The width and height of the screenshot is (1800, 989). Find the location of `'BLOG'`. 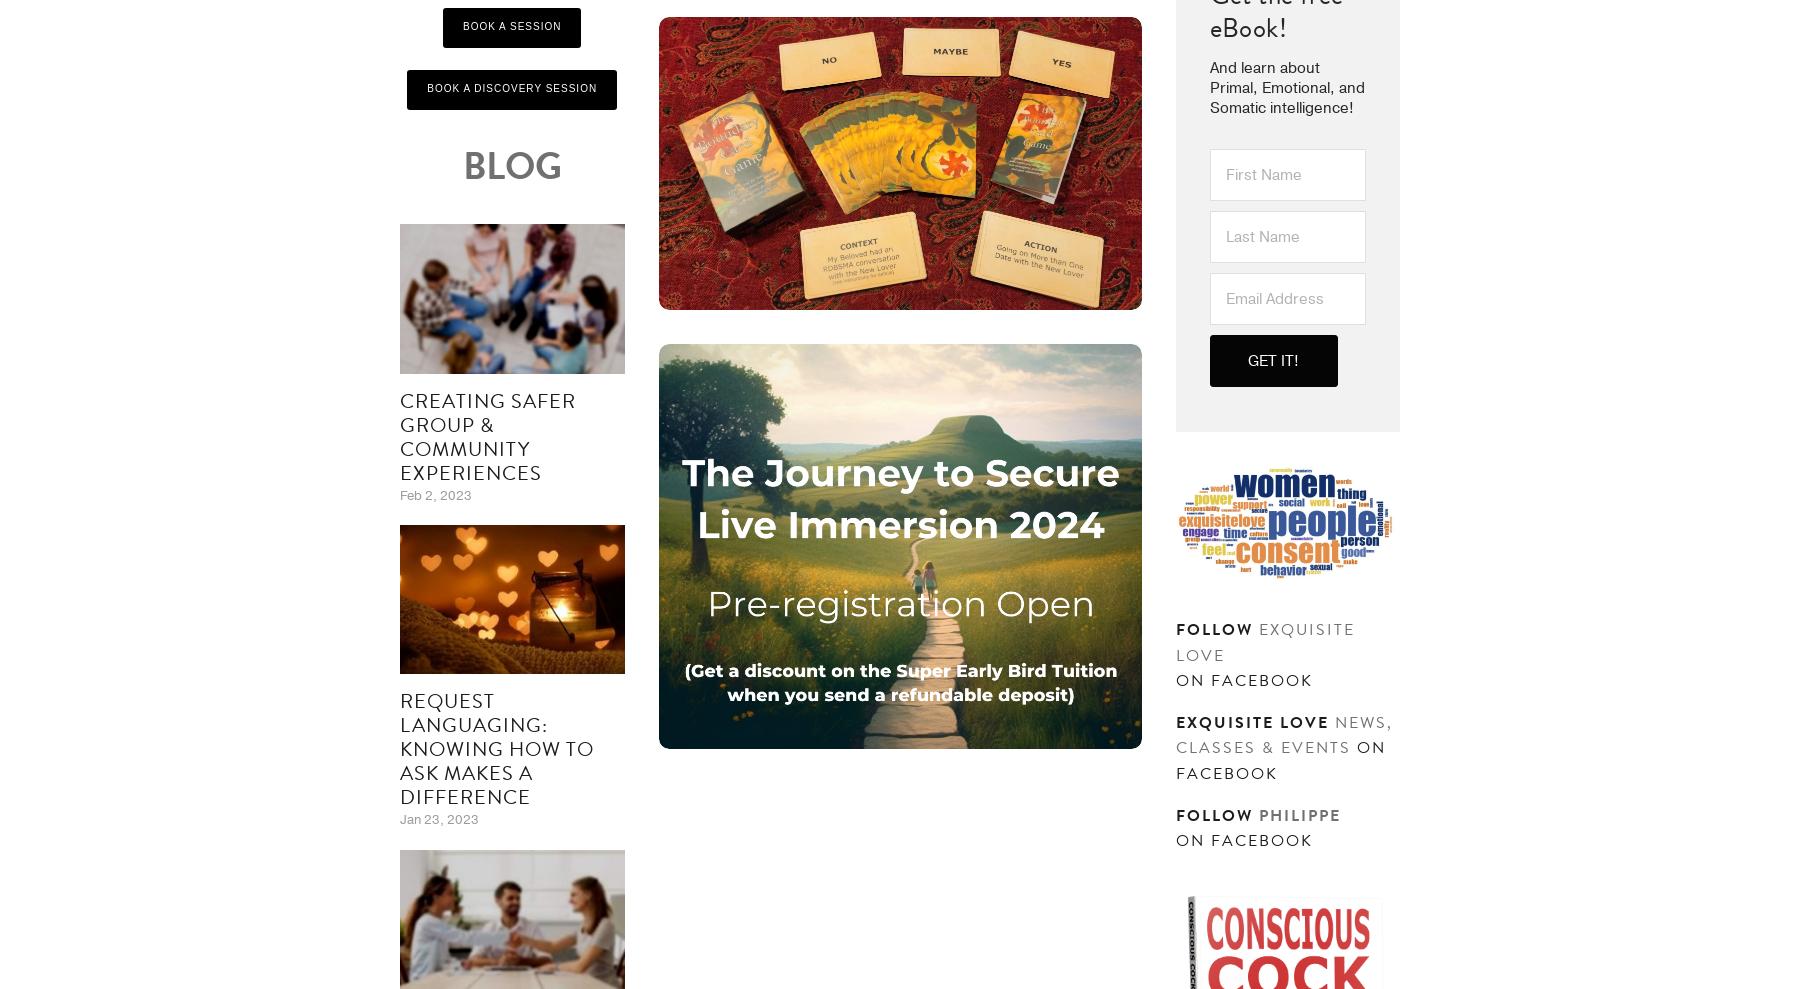

'BLOG' is located at coordinates (510, 164).